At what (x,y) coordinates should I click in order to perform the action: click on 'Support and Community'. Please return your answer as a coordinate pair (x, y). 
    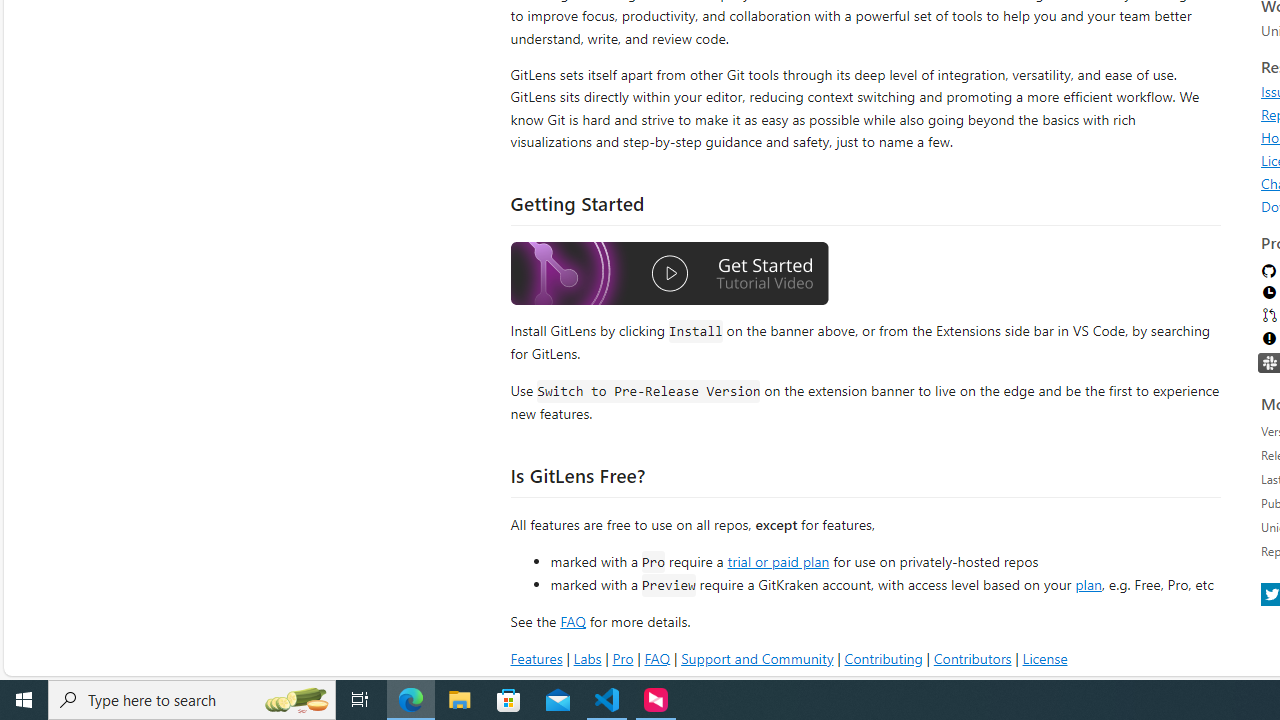
    Looking at the image, I should click on (756, 658).